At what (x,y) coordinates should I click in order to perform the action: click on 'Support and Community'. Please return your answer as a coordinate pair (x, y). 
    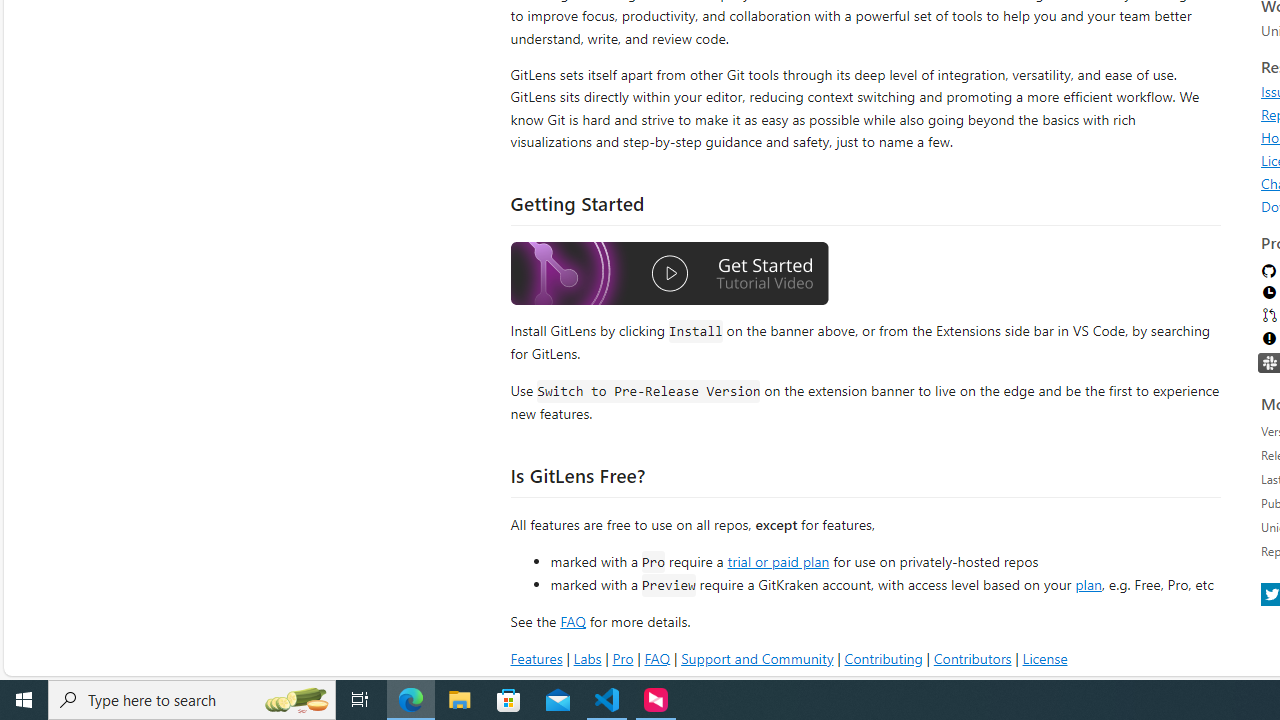
    Looking at the image, I should click on (756, 658).